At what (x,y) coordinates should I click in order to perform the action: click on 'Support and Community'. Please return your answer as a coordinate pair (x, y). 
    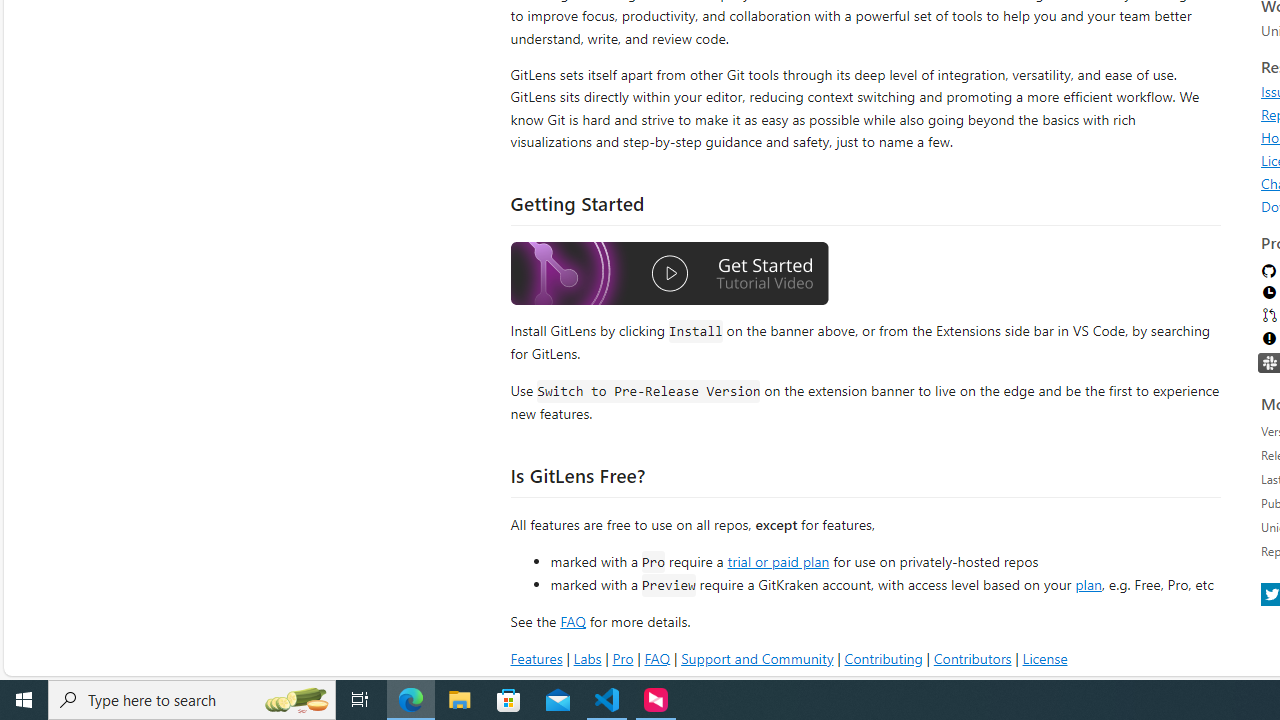
    Looking at the image, I should click on (756, 658).